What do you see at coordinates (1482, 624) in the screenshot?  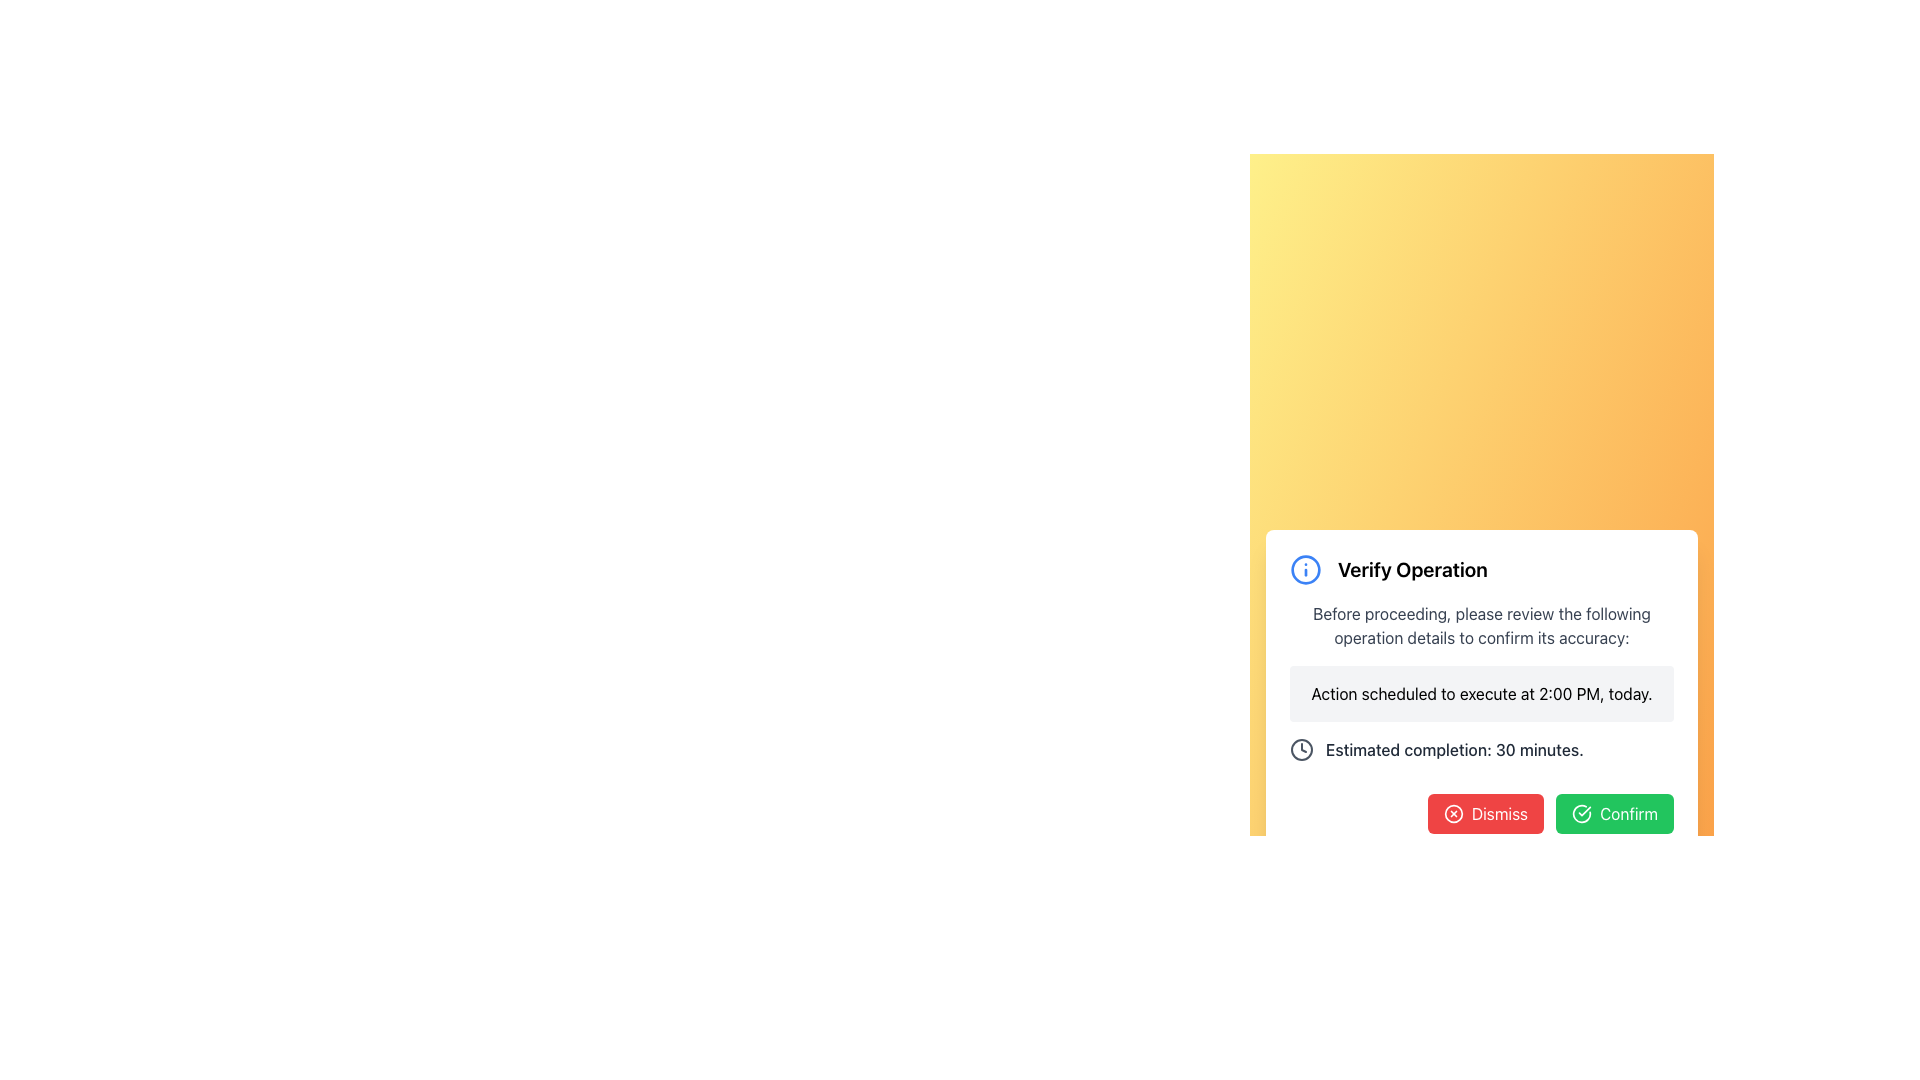 I see `the text block that informs users to review the operation details, located beneath the 'Verify Operation' heading and above the scheduled action description in a rounded white panel` at bounding box center [1482, 624].